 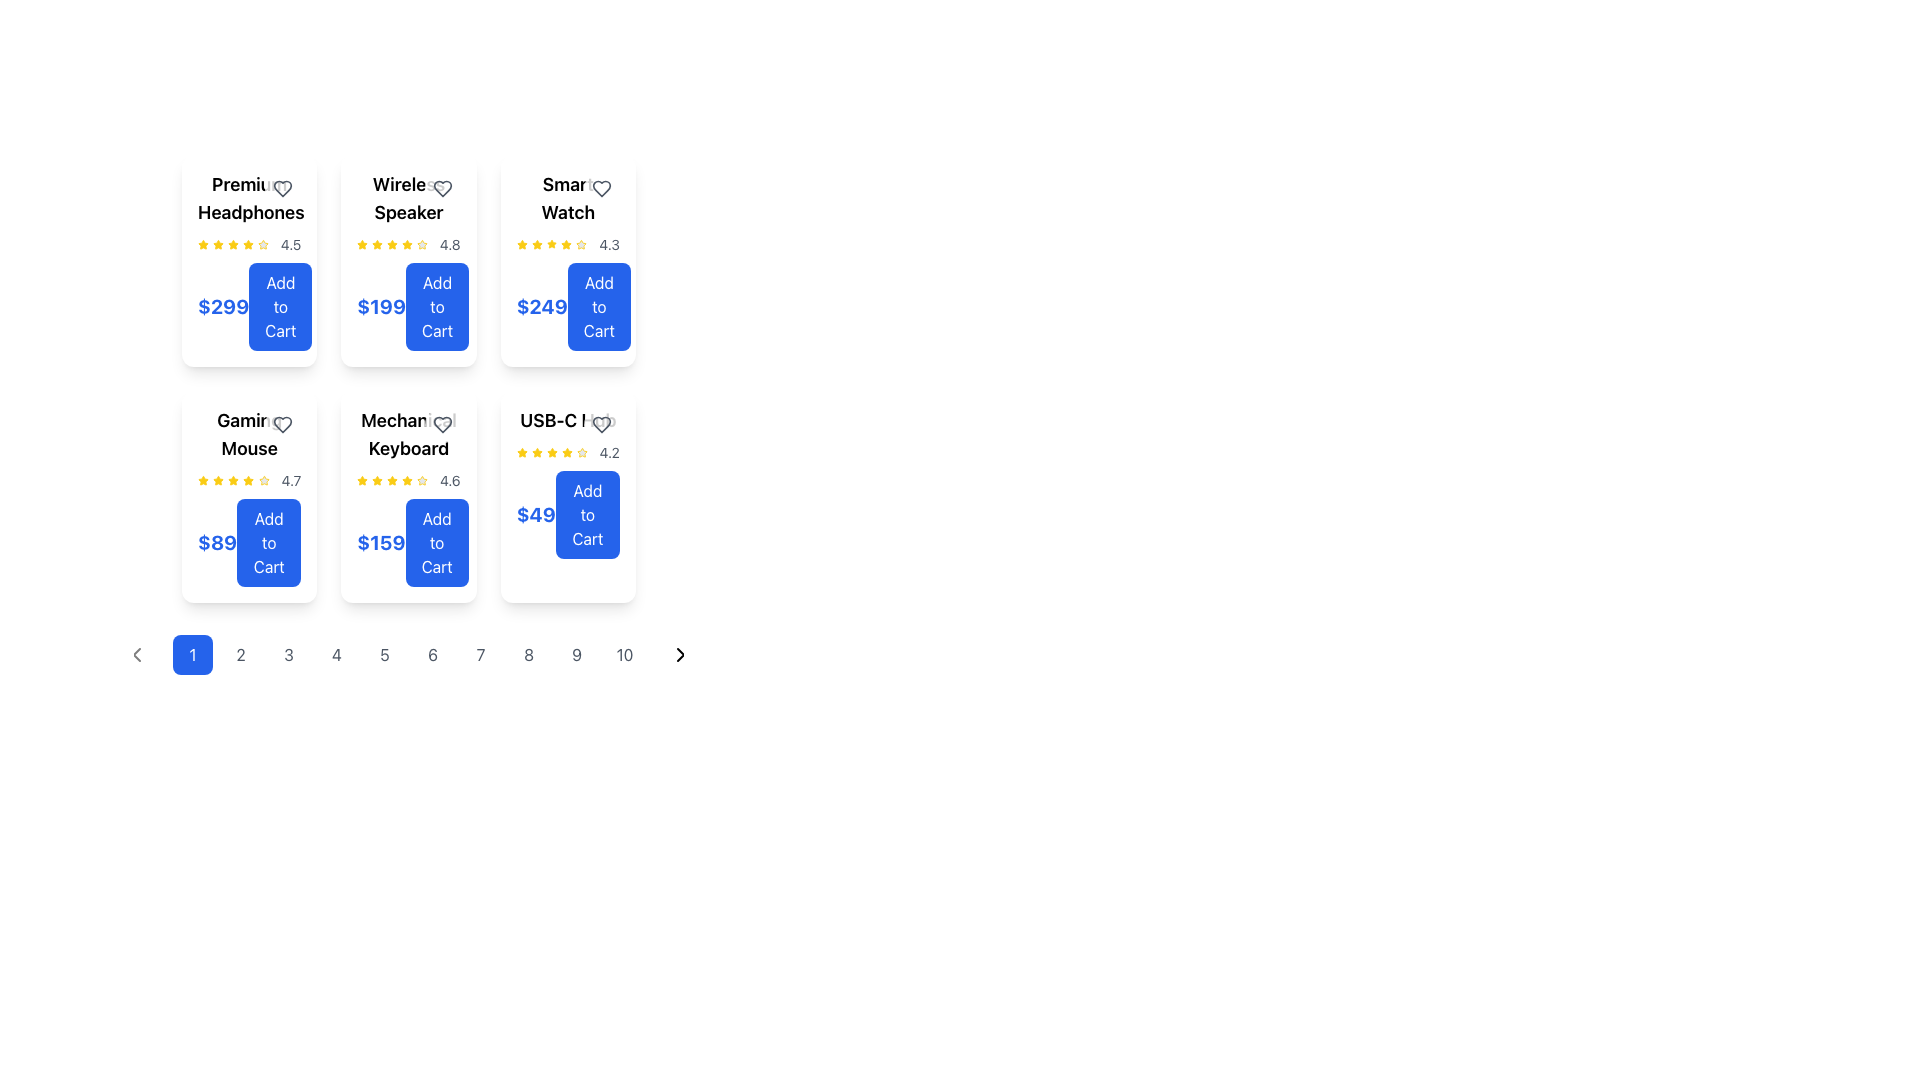 What do you see at coordinates (263, 481) in the screenshot?
I see `the last star icon in the rating system under the 'Gaming Mouse' card to potentially interact with it` at bounding box center [263, 481].